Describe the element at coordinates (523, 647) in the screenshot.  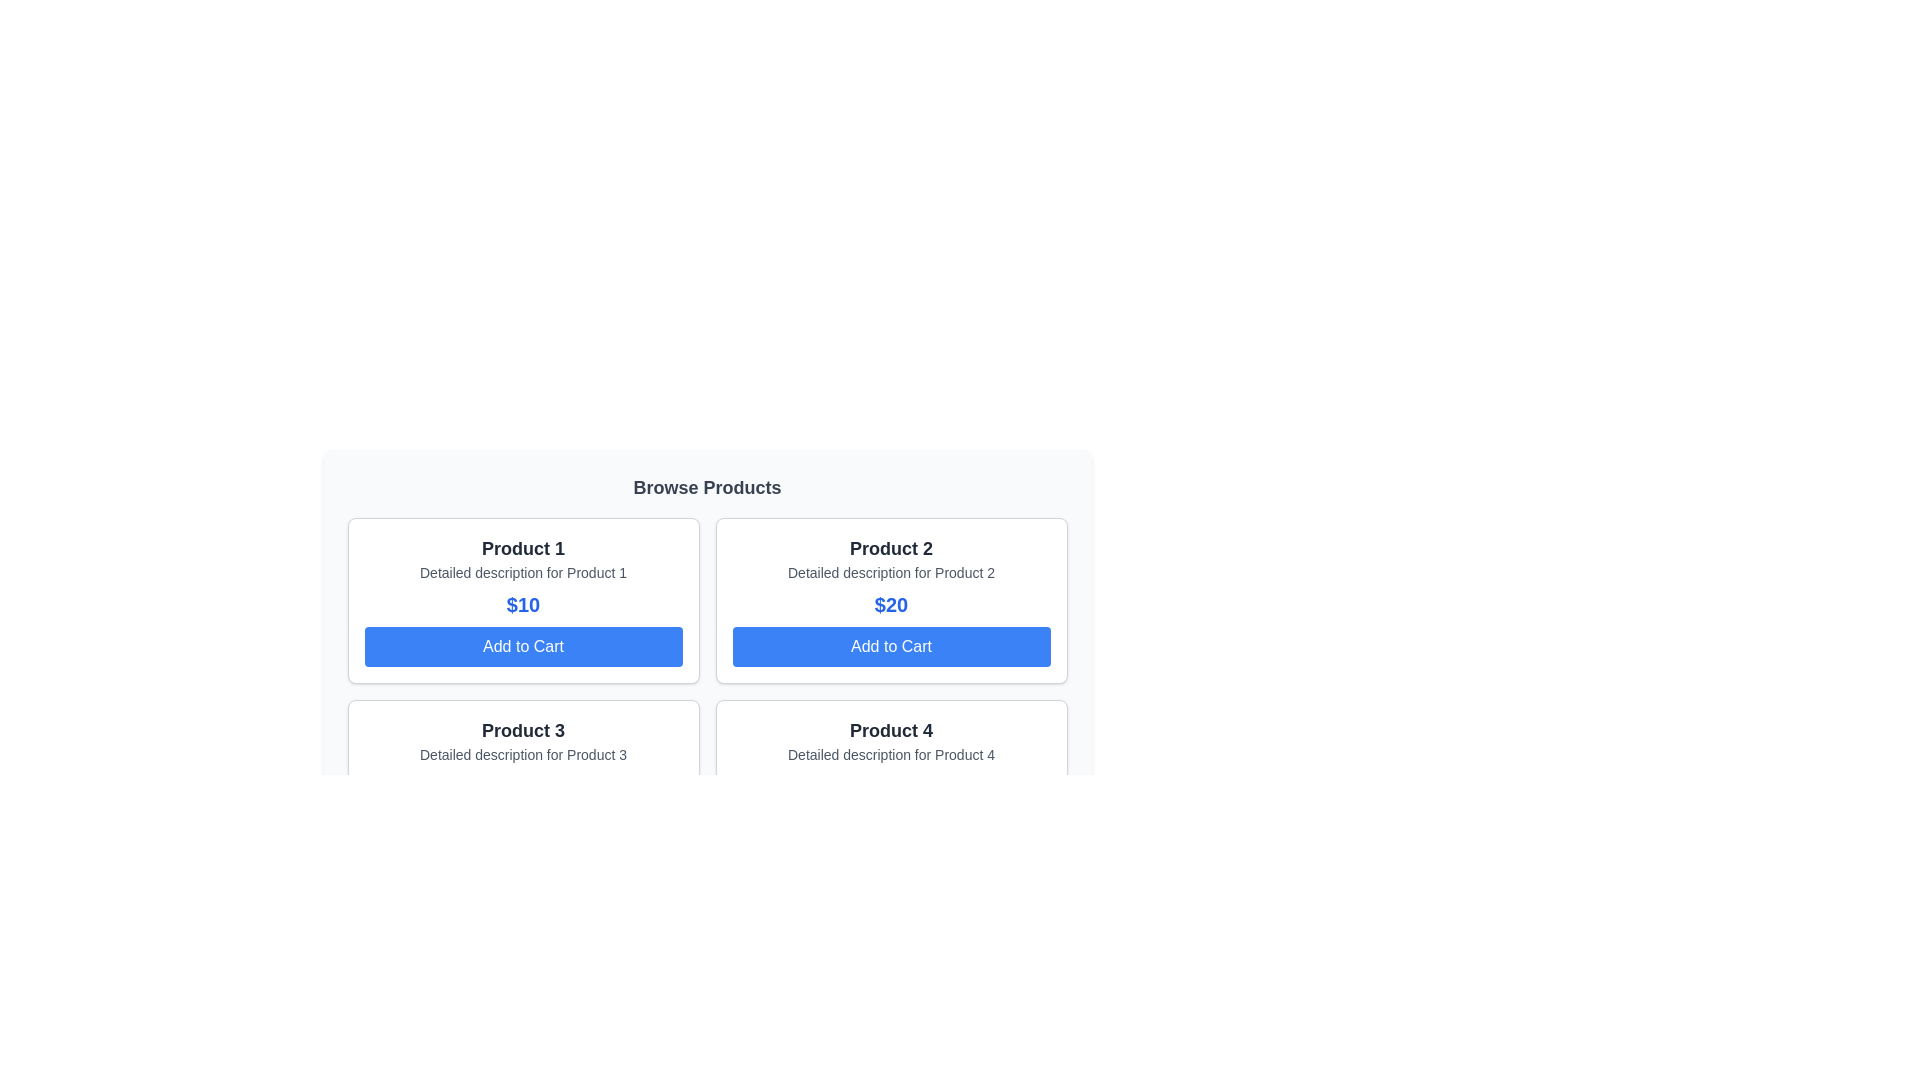
I see `the interactive button located at the bottom of the 'Product 1' card` at that location.